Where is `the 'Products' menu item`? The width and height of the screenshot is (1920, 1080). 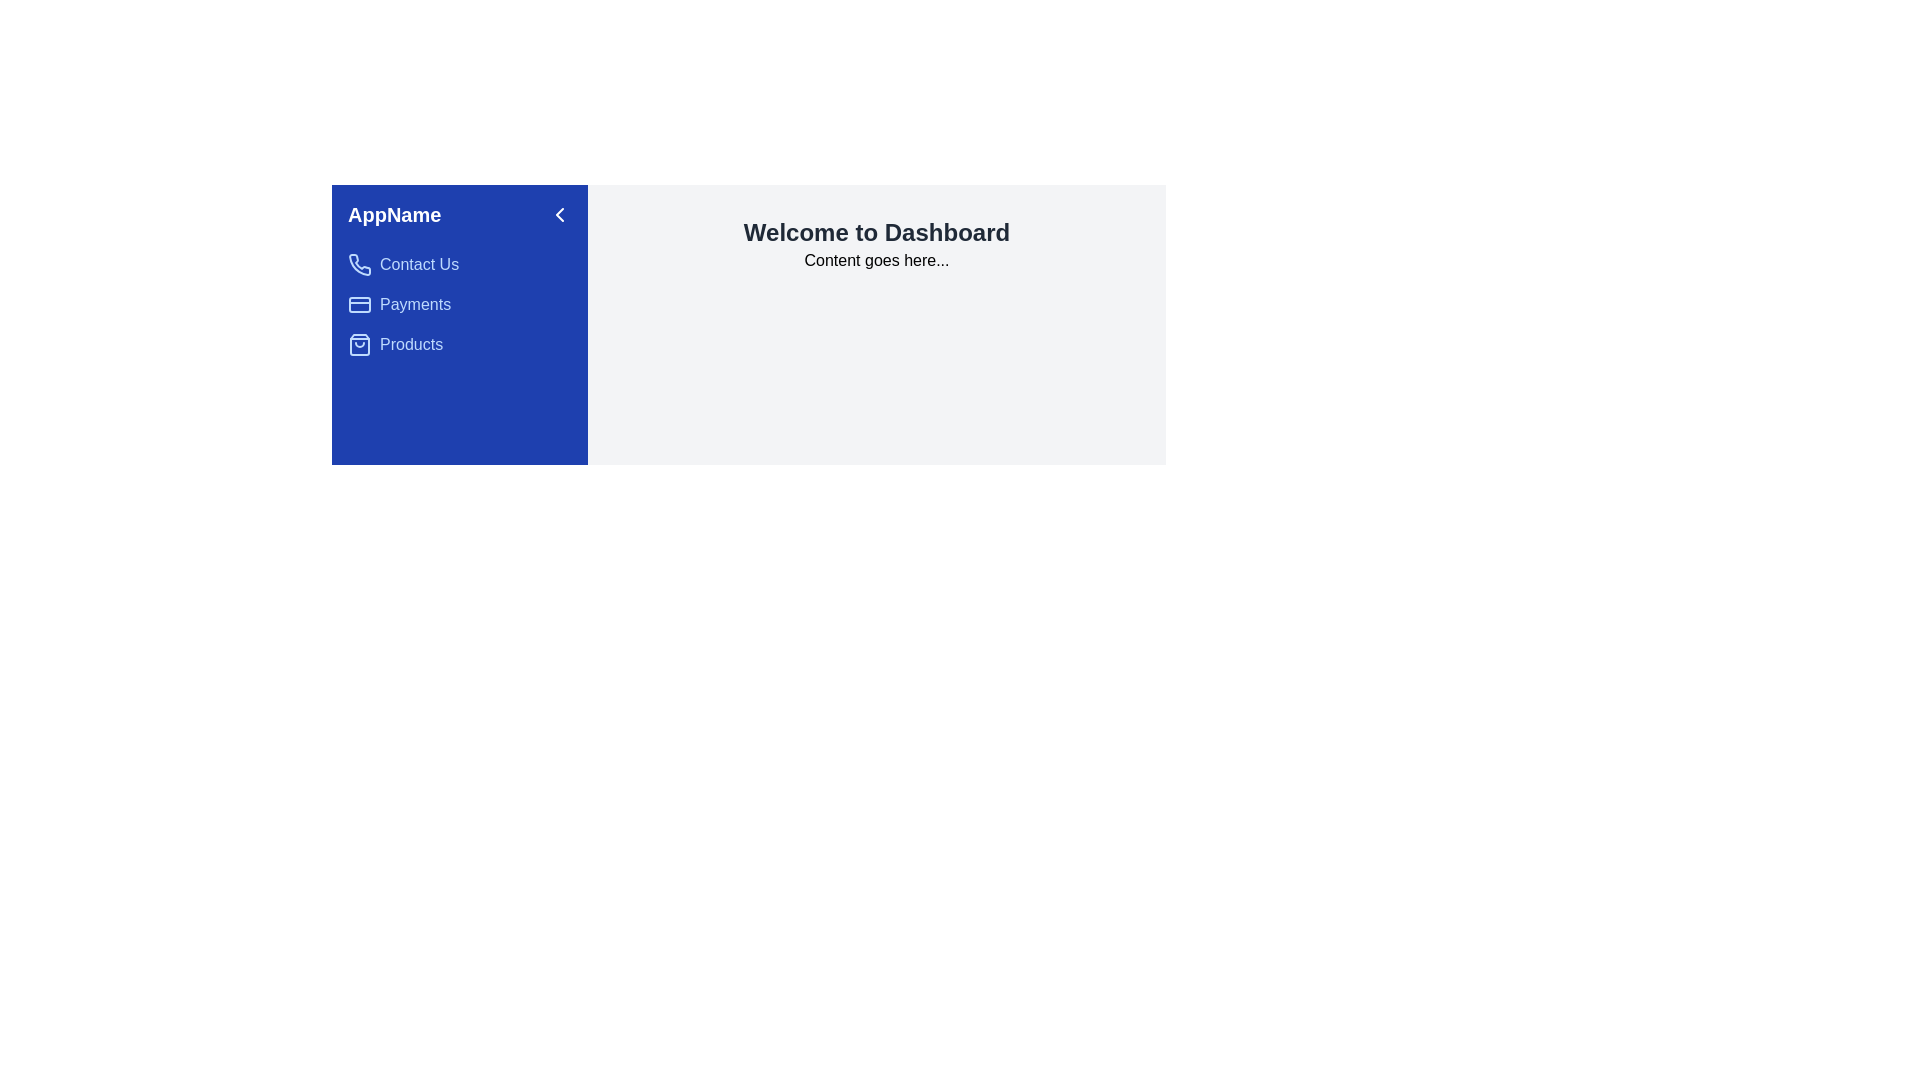 the 'Products' menu item is located at coordinates (459, 343).